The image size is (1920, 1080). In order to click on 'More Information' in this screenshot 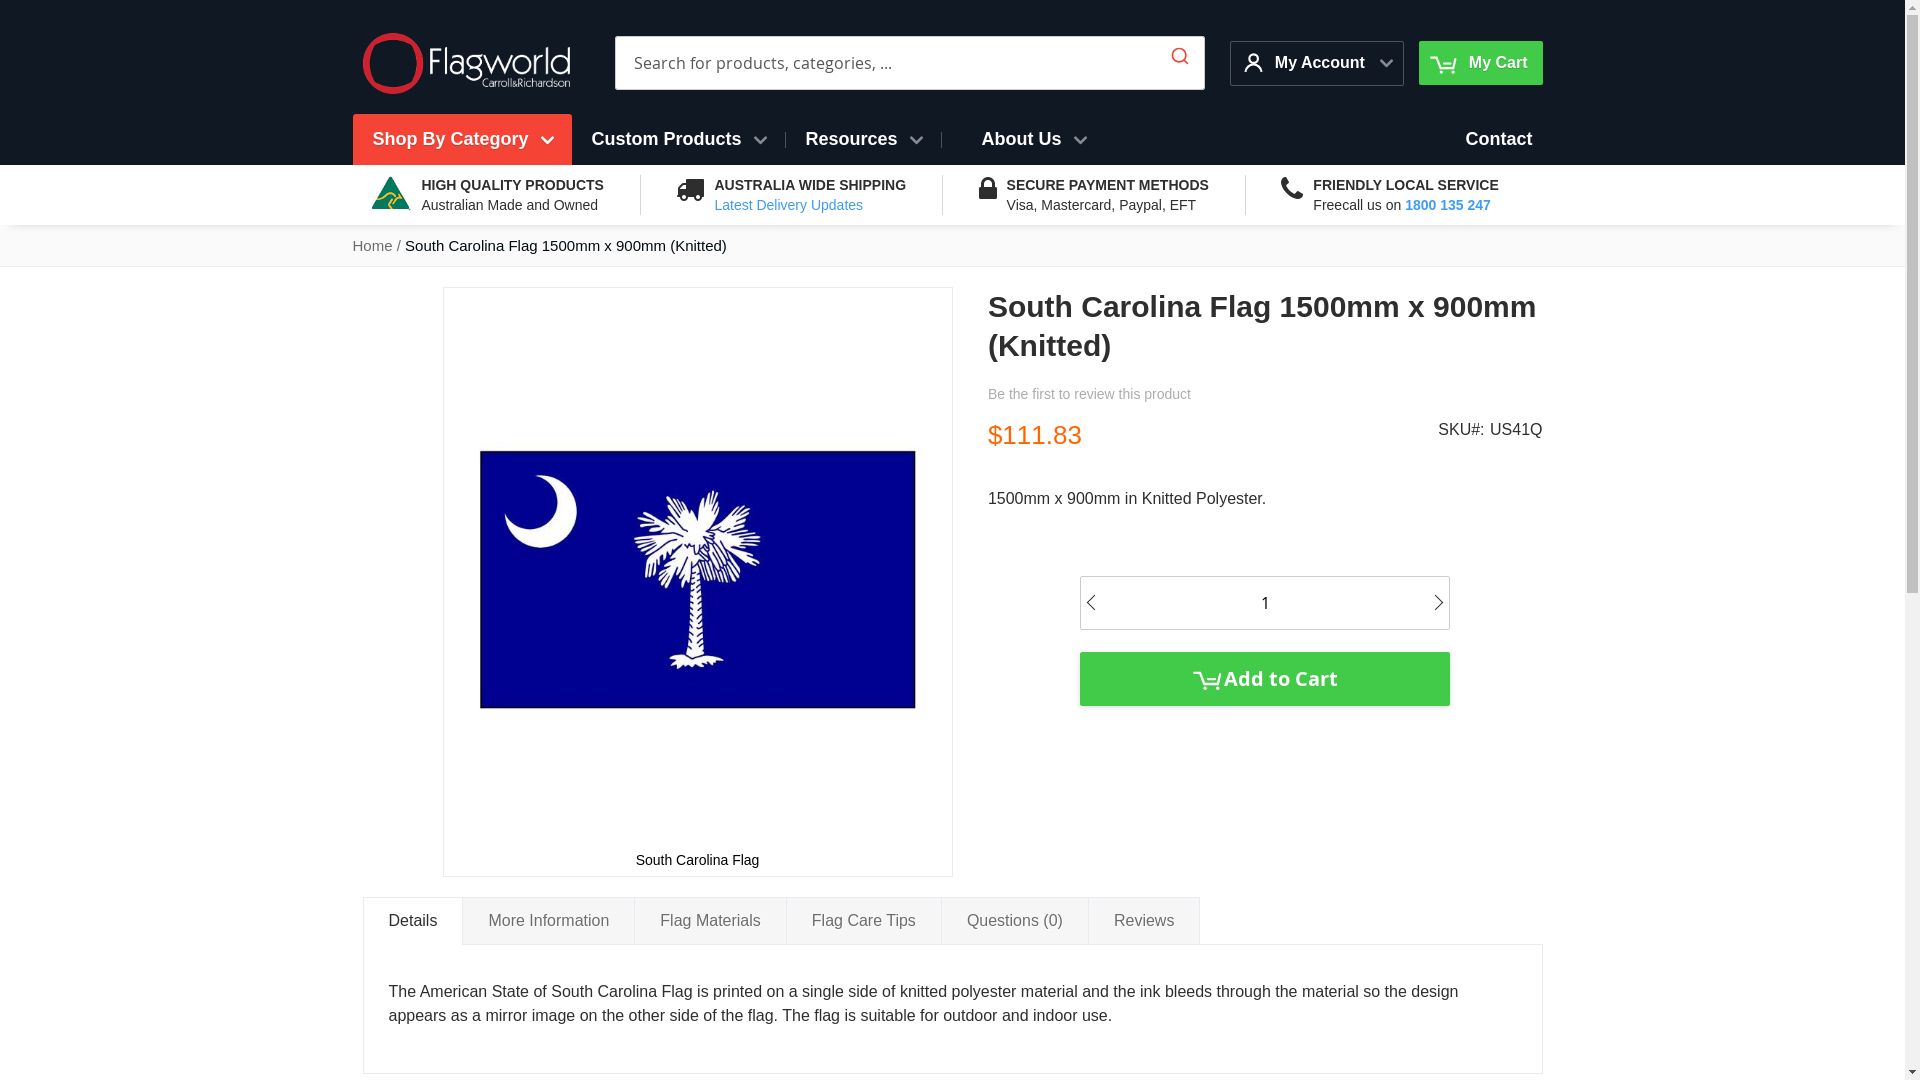, I will do `click(548, 920)`.